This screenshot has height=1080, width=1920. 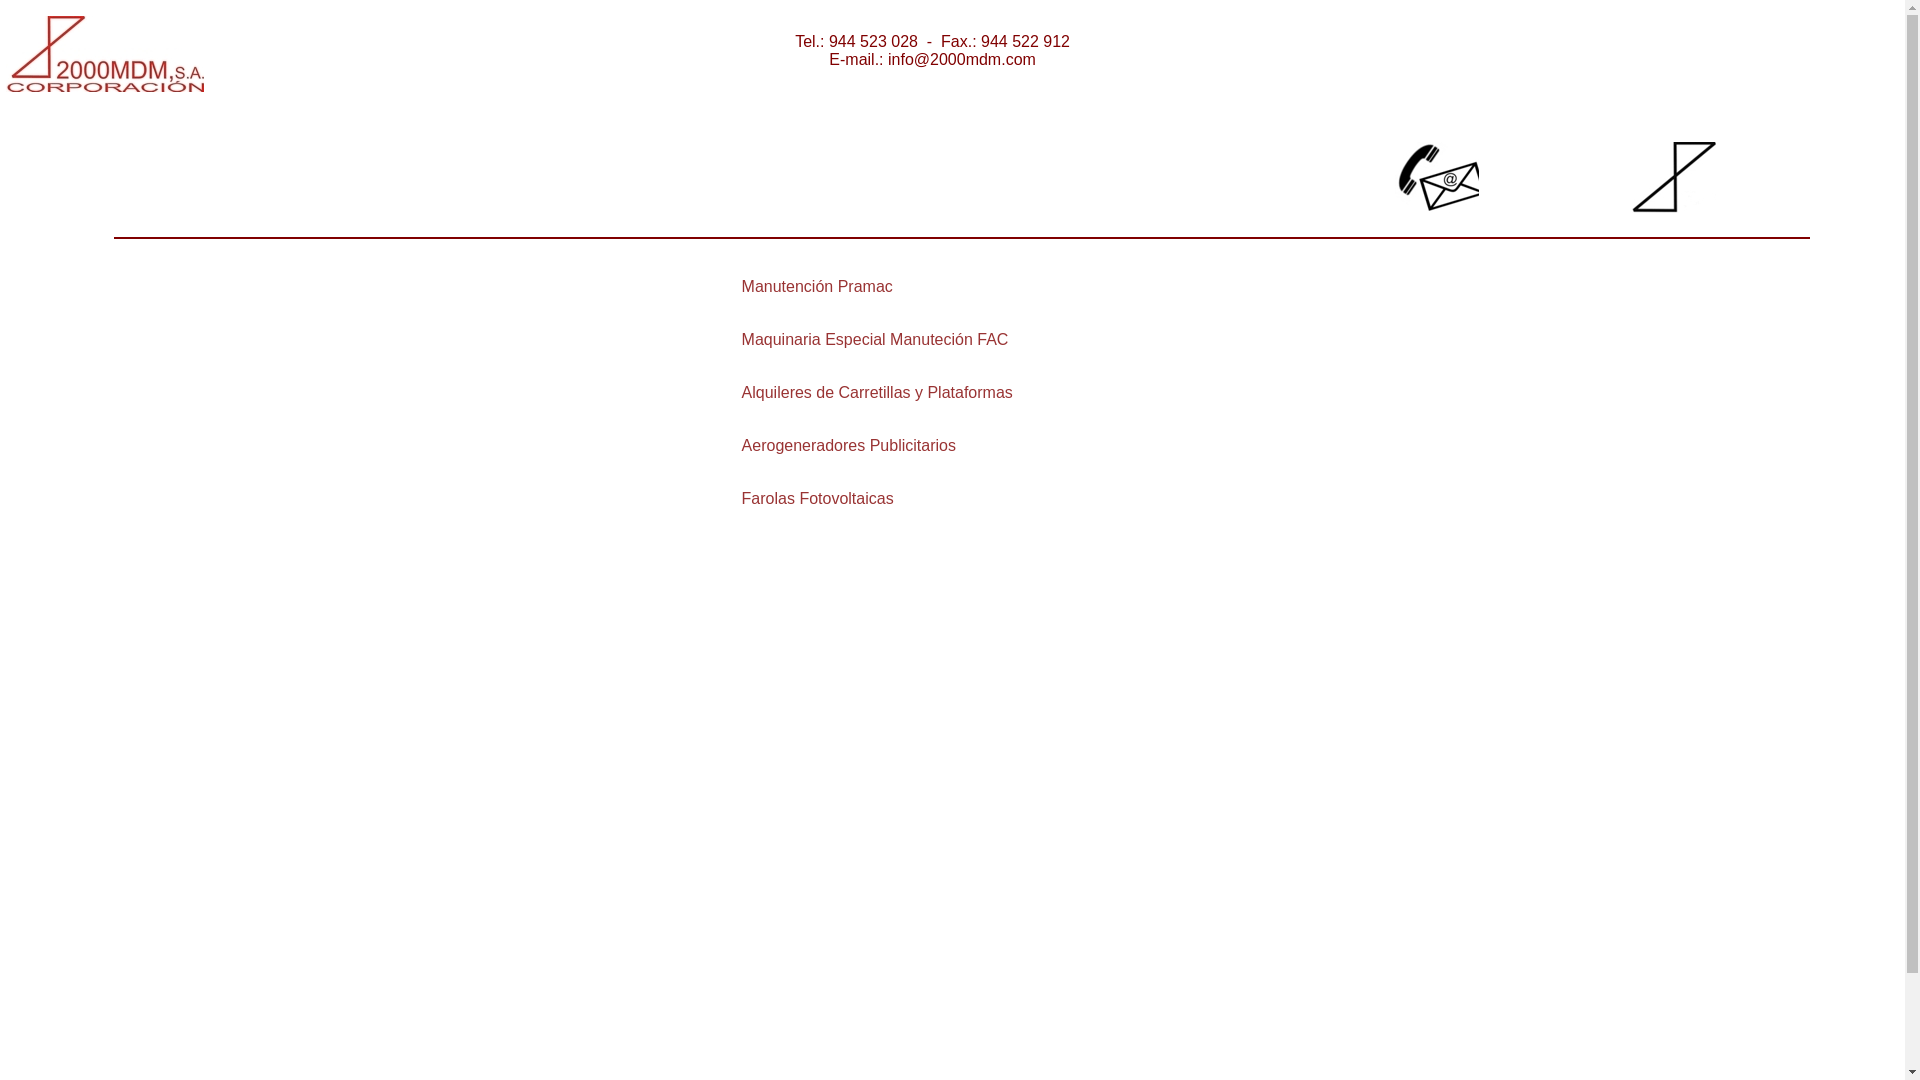 What do you see at coordinates (817, 497) in the screenshot?
I see `'Farolas Fotovoltaicas'` at bounding box center [817, 497].